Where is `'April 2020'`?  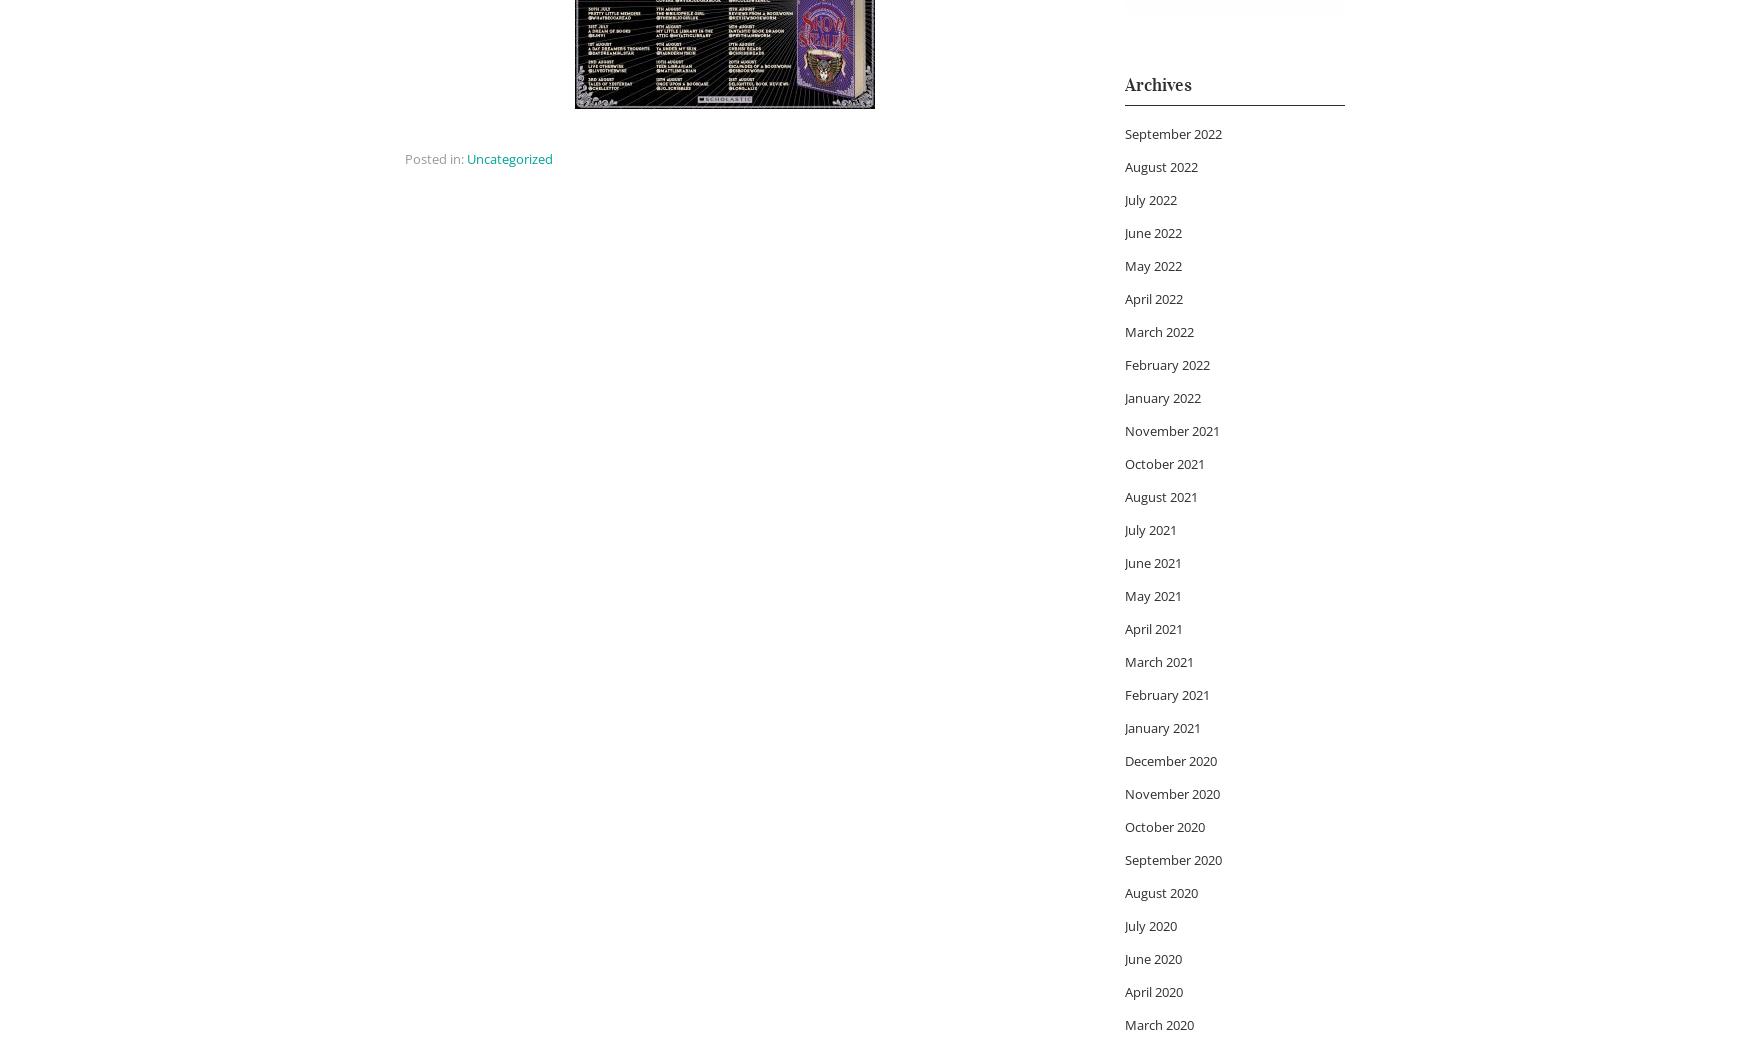
'April 2020' is located at coordinates (1152, 991).